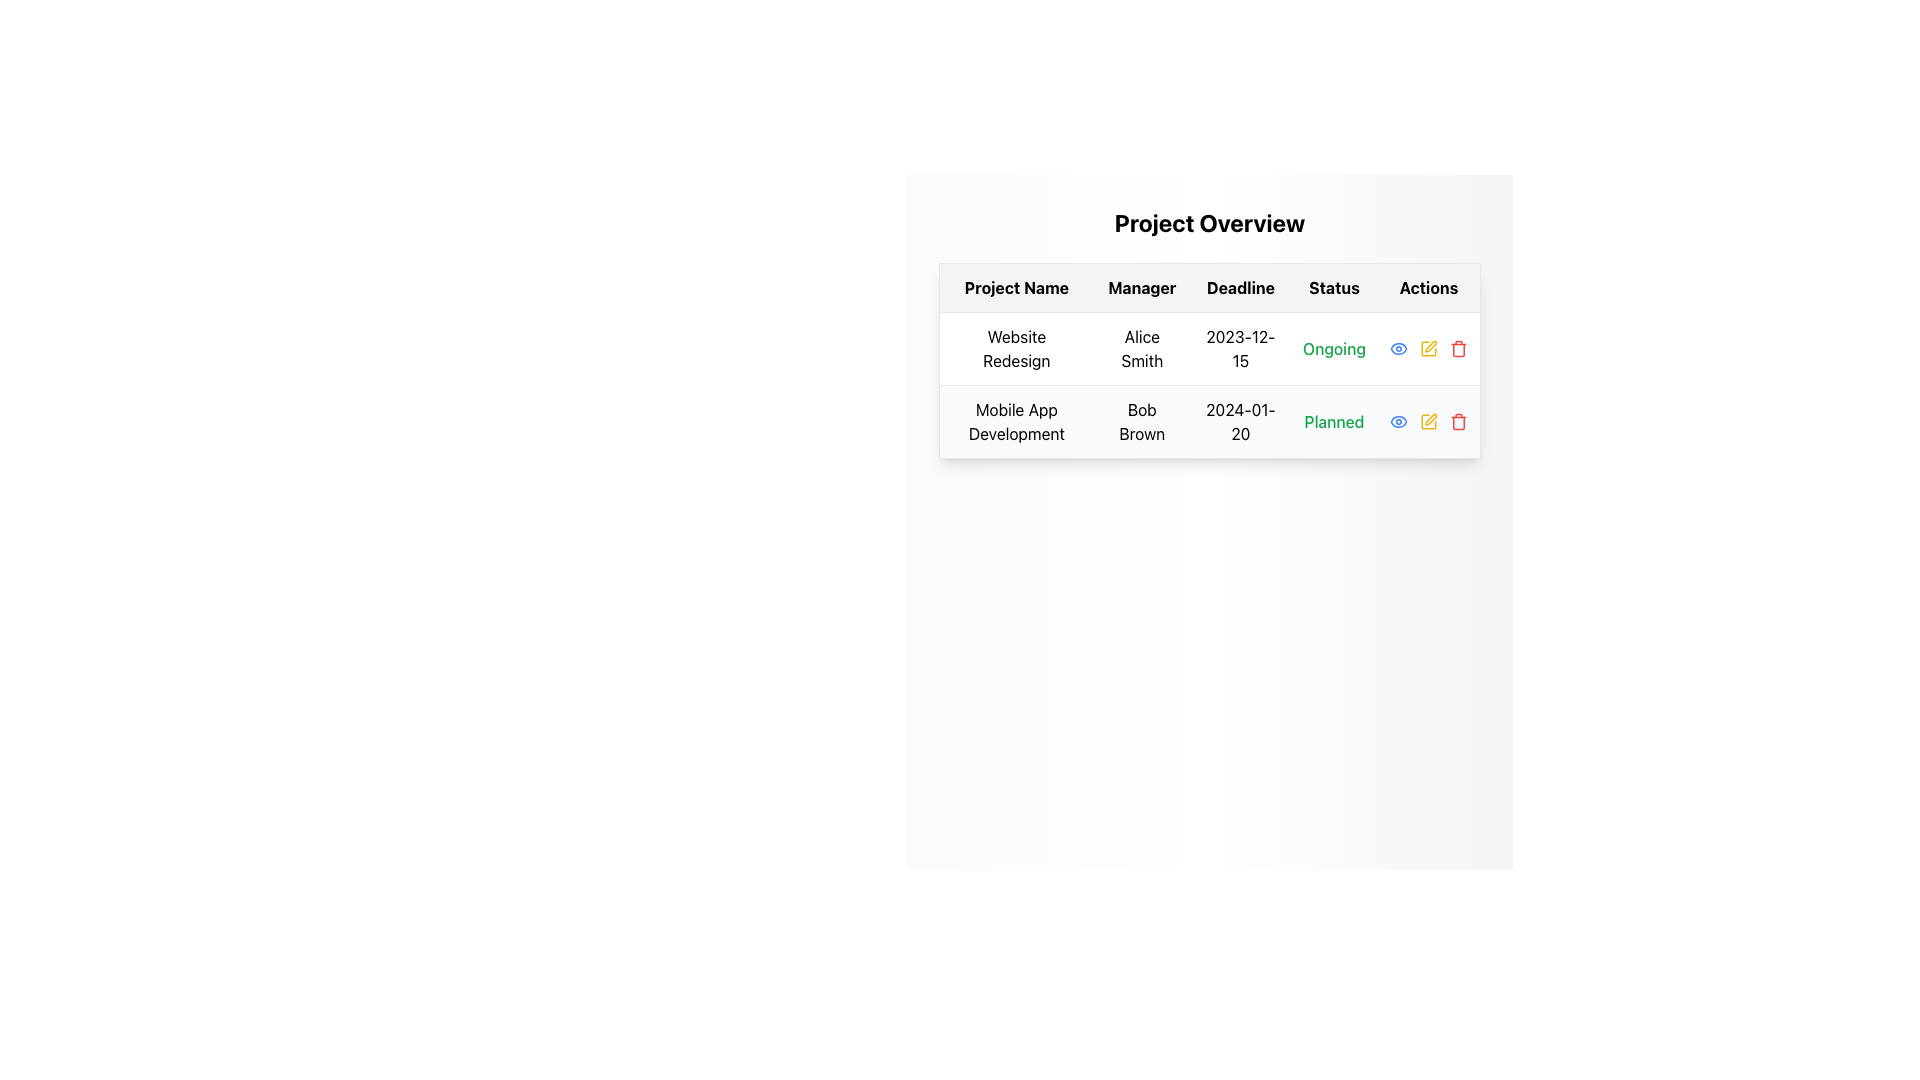 The width and height of the screenshot is (1920, 1080). Describe the element at coordinates (1142, 288) in the screenshot. I see `the 'Manager' column header in the table, which is the second column header positioned between 'Project Name' and 'Deadline'` at that location.